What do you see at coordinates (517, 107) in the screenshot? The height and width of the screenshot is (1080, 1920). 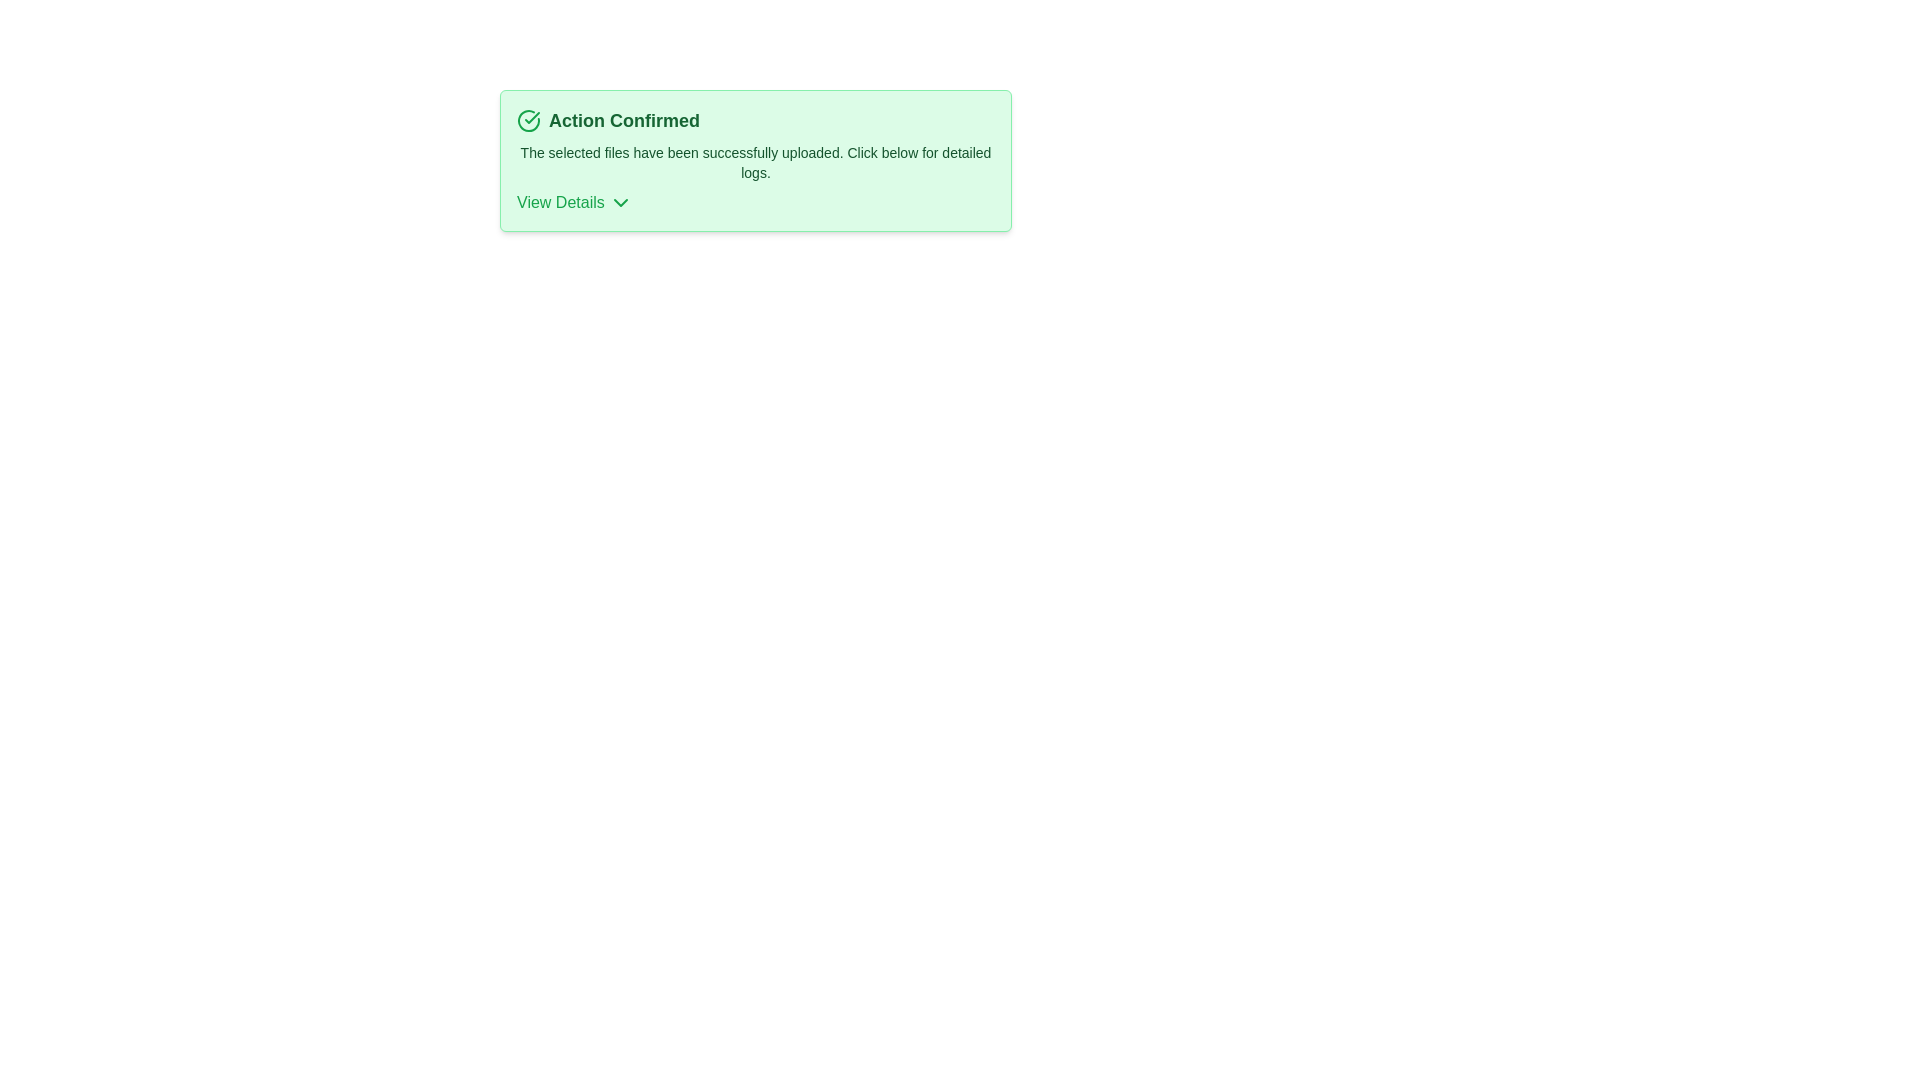 I see `the text 'Action Confirmed' by dragging over it` at bounding box center [517, 107].